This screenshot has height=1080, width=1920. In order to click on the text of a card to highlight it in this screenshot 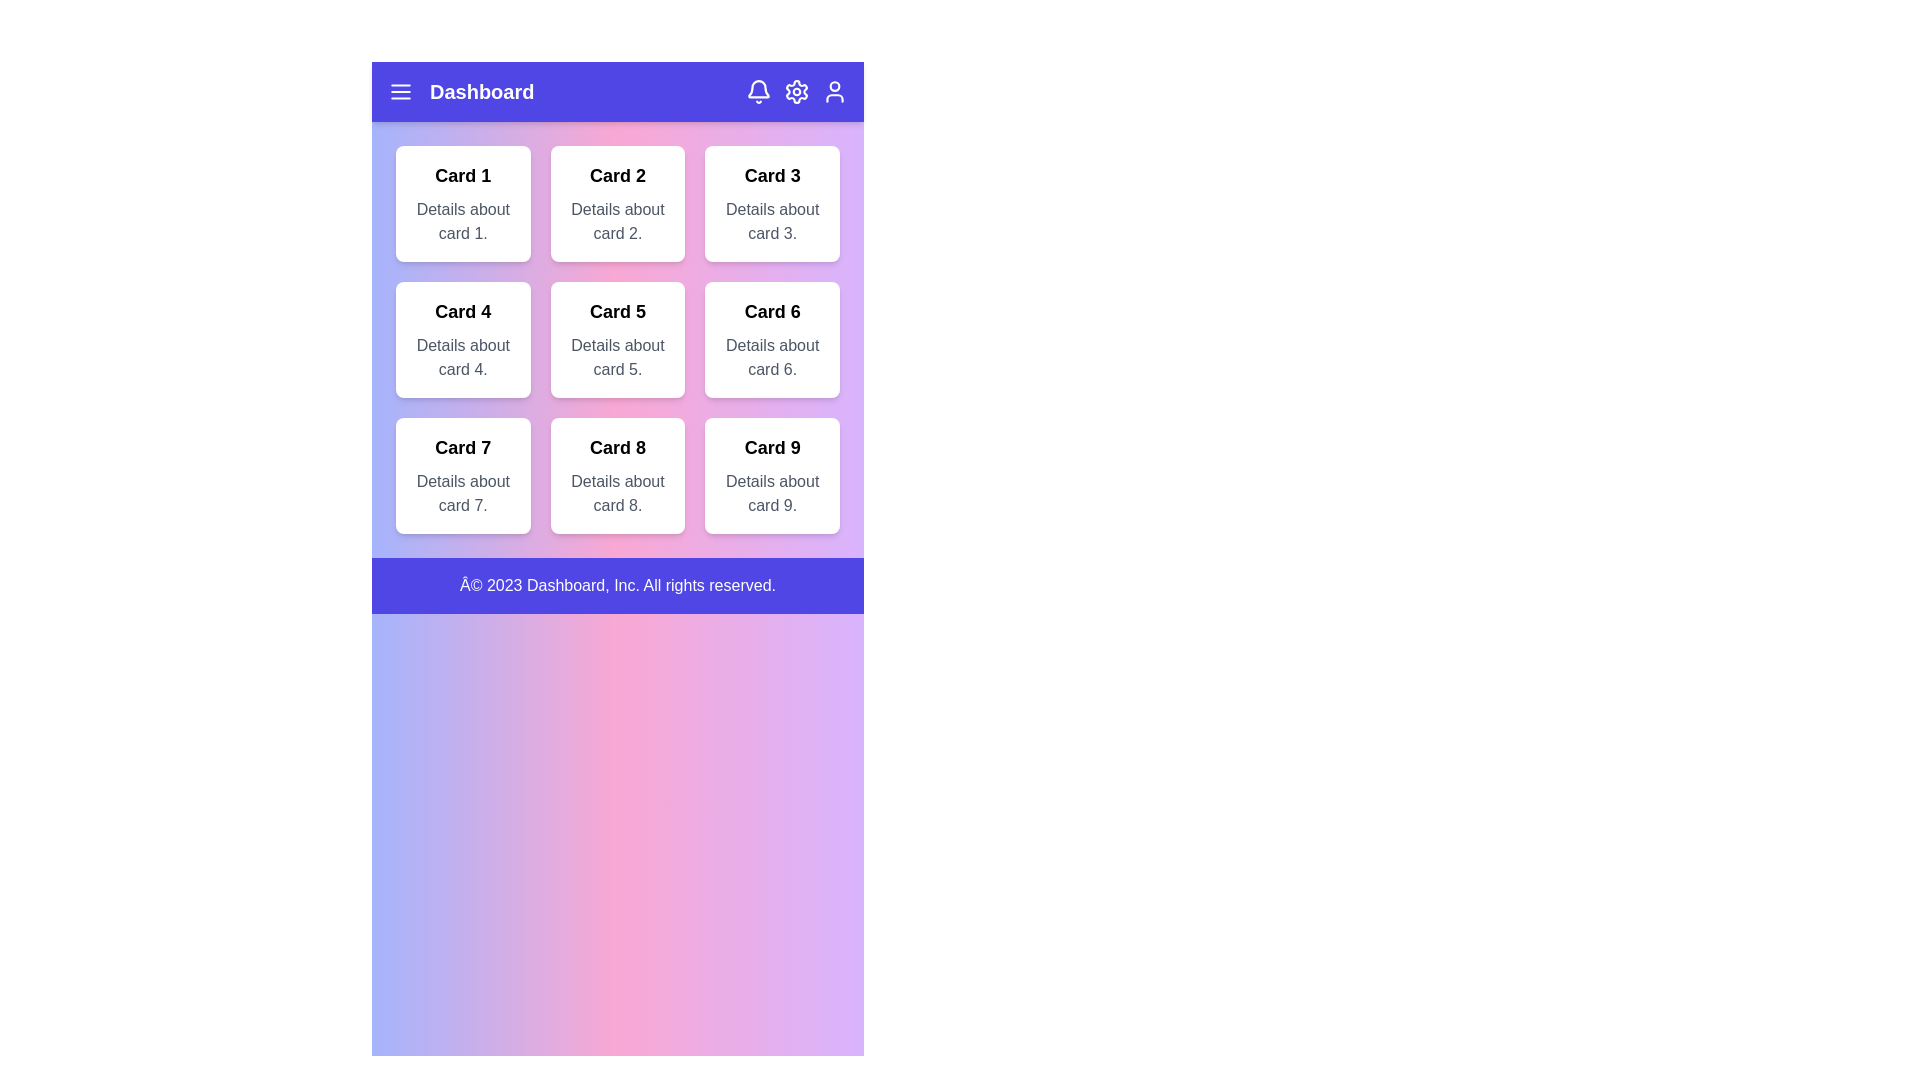, I will do `click(461, 204)`.